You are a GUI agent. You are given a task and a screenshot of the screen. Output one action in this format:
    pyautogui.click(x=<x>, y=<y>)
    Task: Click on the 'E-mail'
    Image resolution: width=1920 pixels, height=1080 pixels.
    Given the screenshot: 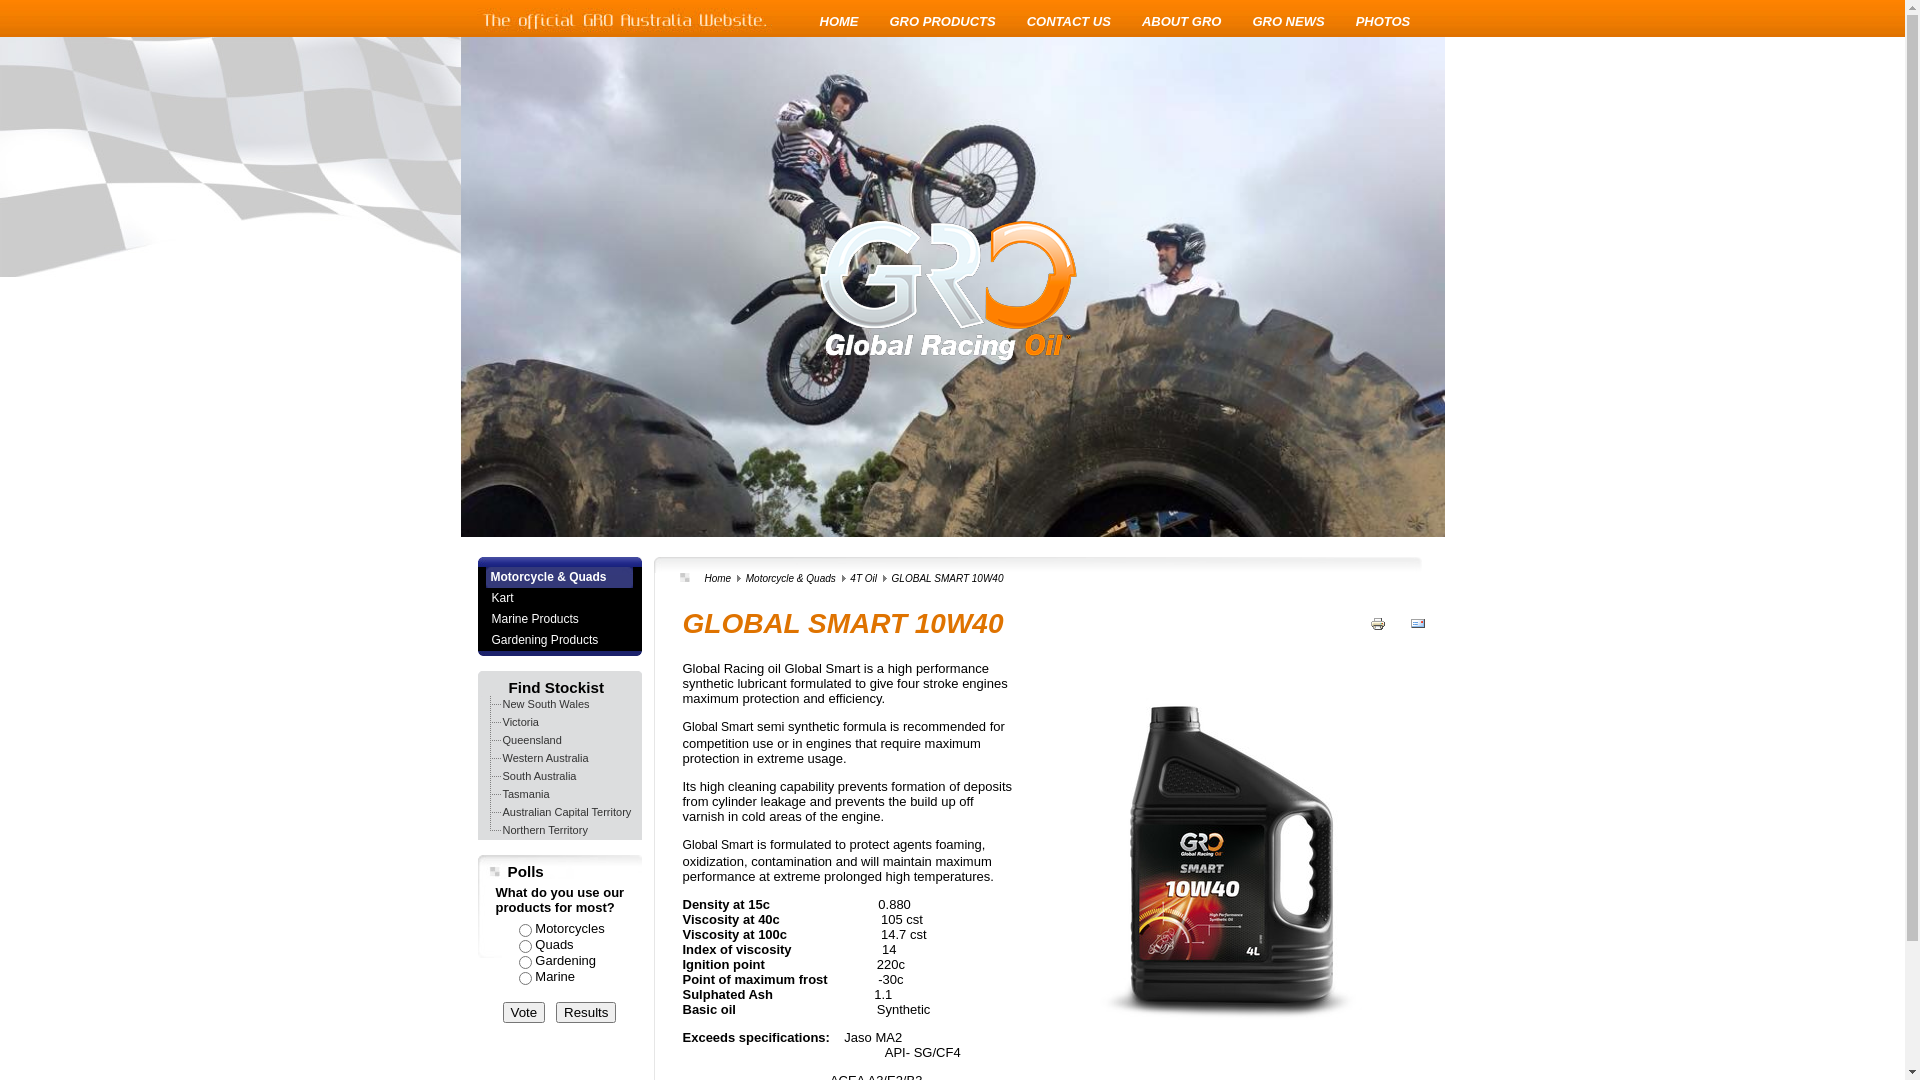 What is the action you would take?
    pyautogui.click(x=1416, y=637)
    